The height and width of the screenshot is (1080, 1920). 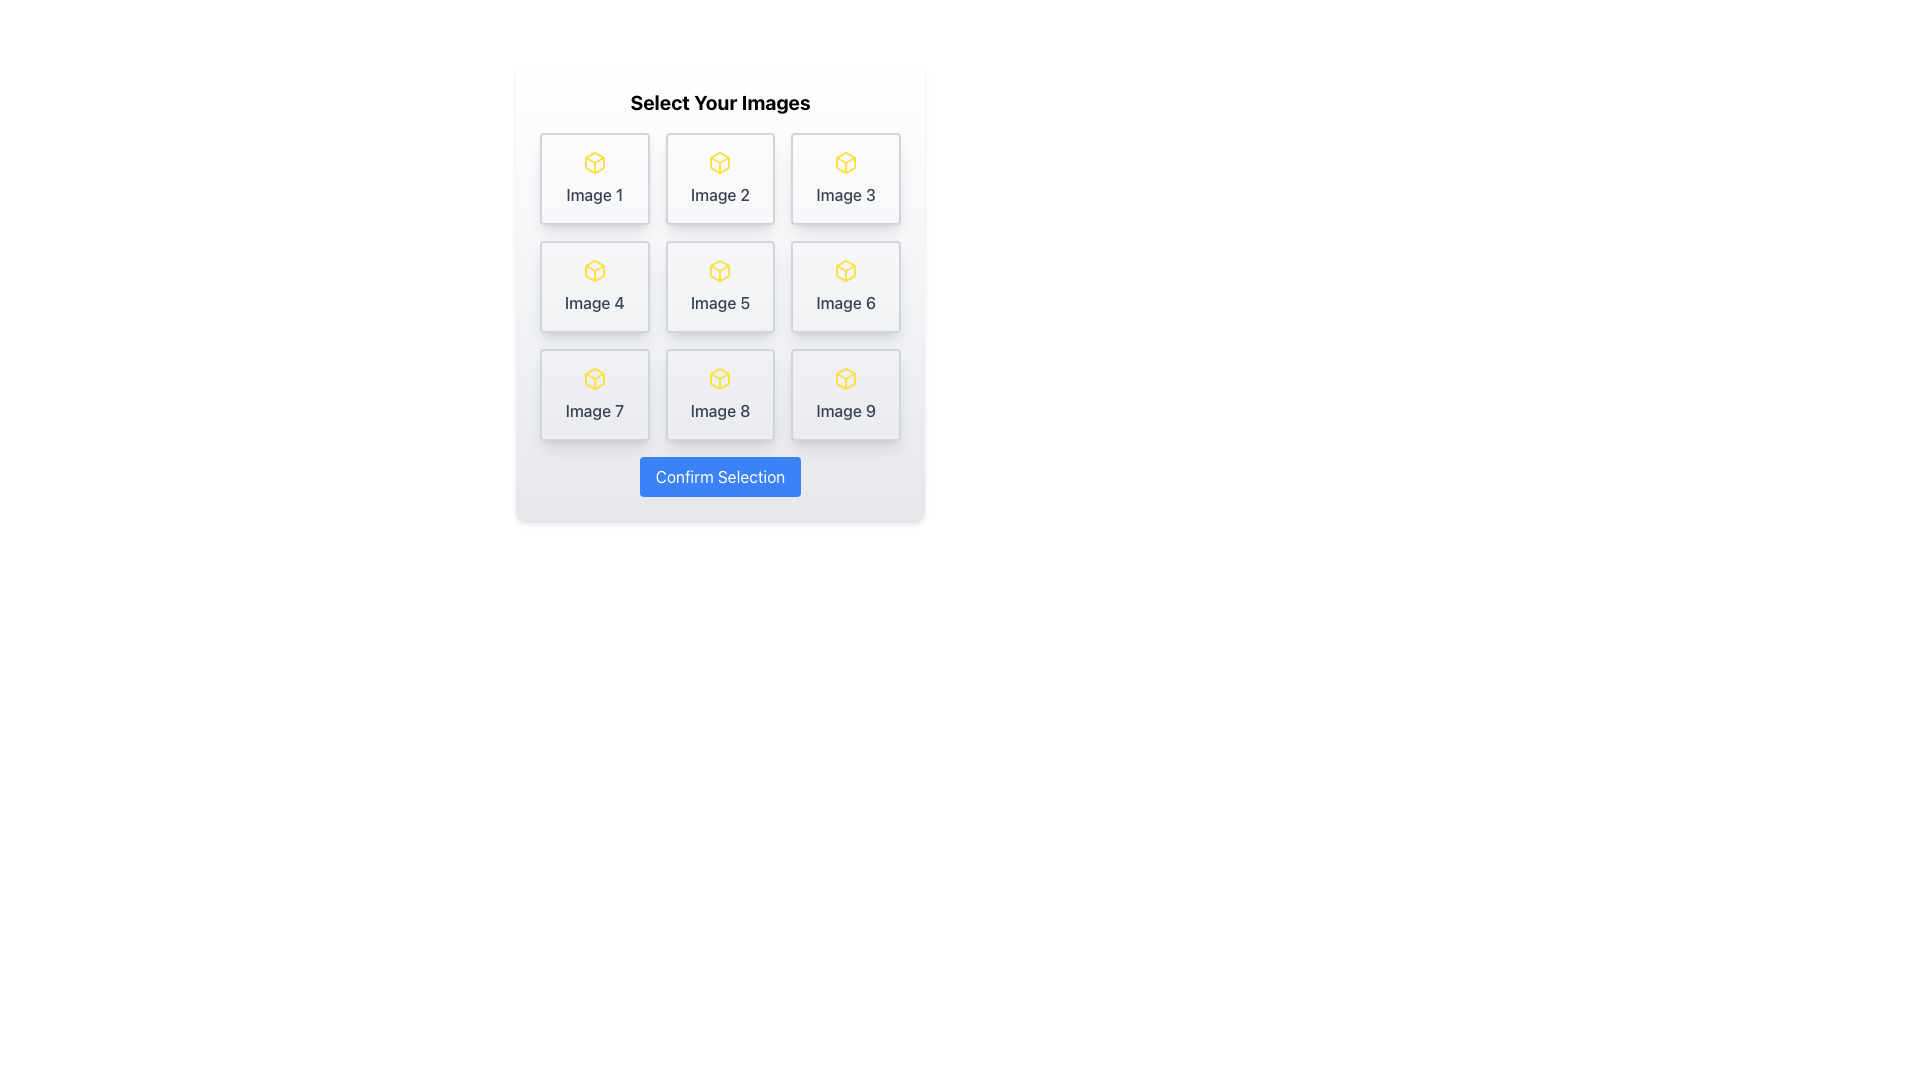 What do you see at coordinates (846, 195) in the screenshot?
I see `the text label that reads 'Image 3', which is styled with a medium-weight font in gray color and positioned below a yellow box icon on the third card in a 3x3 grid layout` at bounding box center [846, 195].